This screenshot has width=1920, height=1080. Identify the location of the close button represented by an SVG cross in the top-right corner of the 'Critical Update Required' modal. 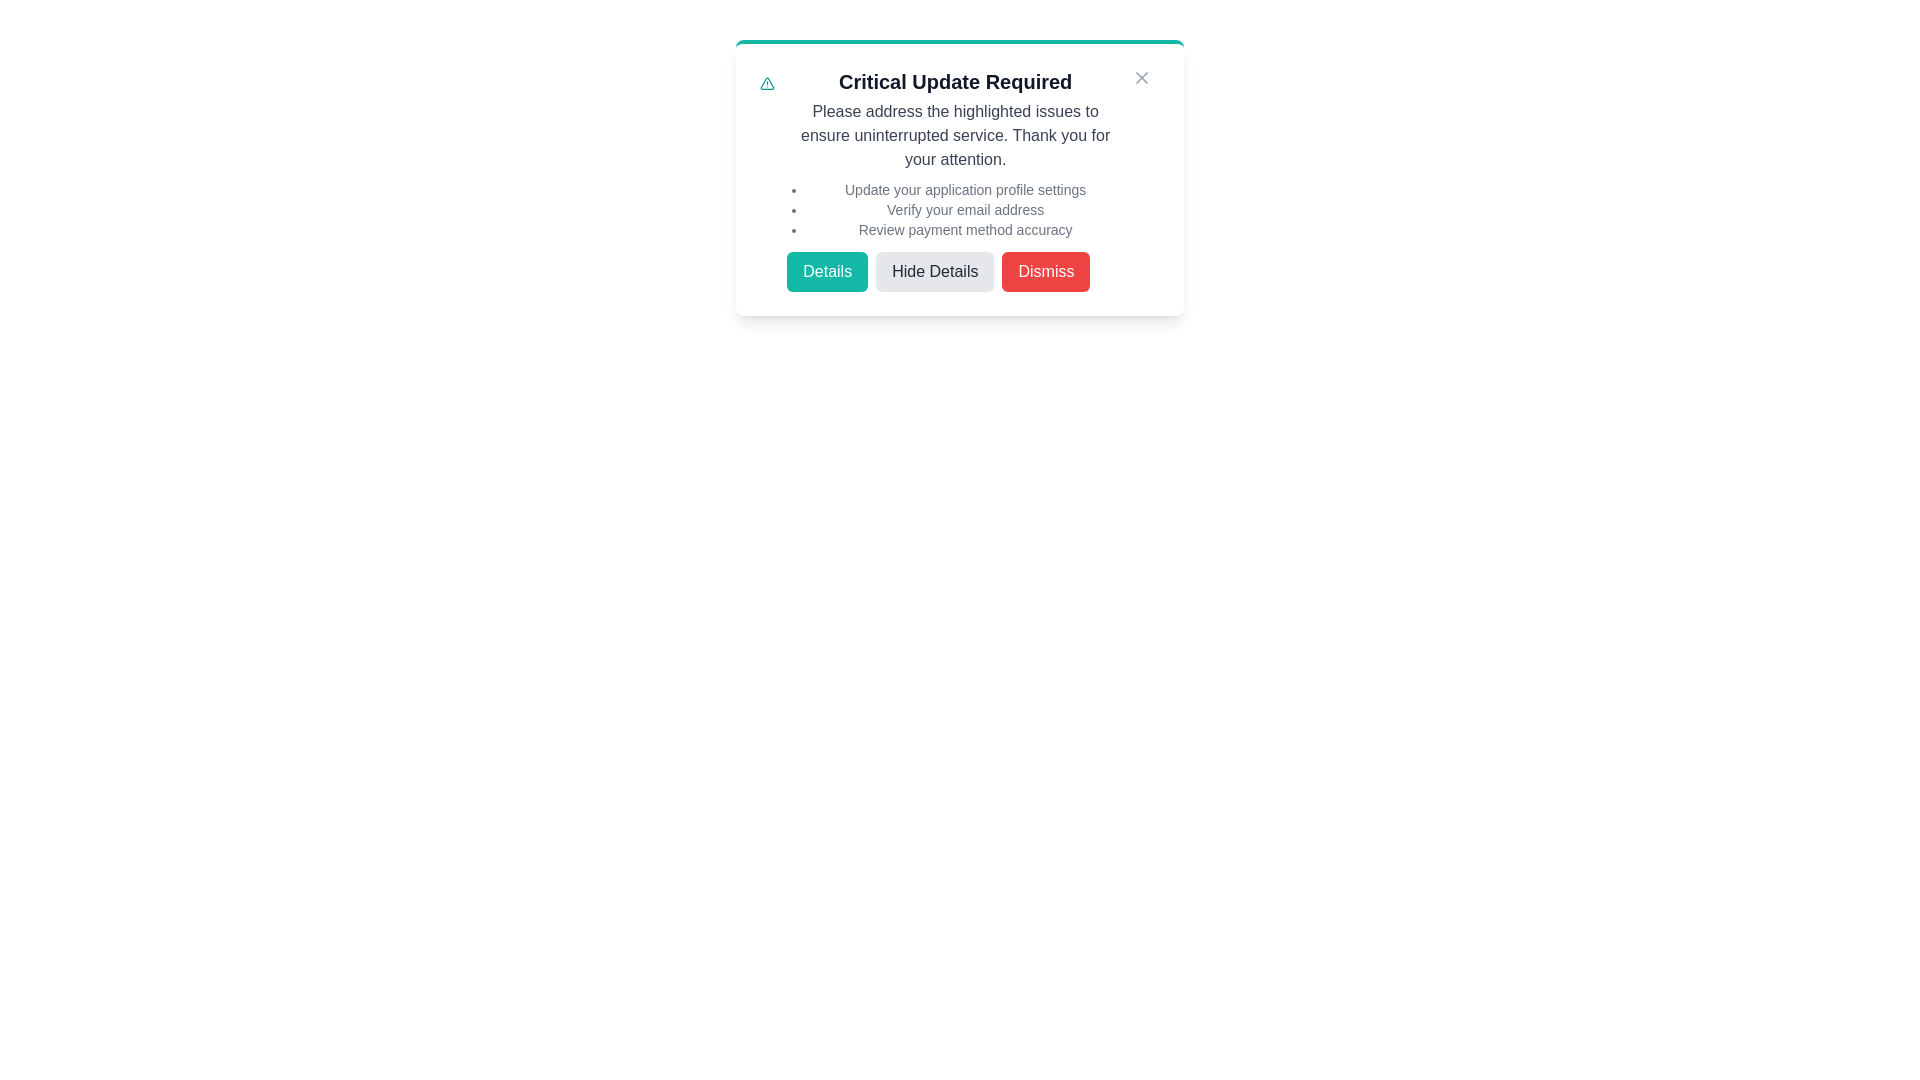
(1142, 76).